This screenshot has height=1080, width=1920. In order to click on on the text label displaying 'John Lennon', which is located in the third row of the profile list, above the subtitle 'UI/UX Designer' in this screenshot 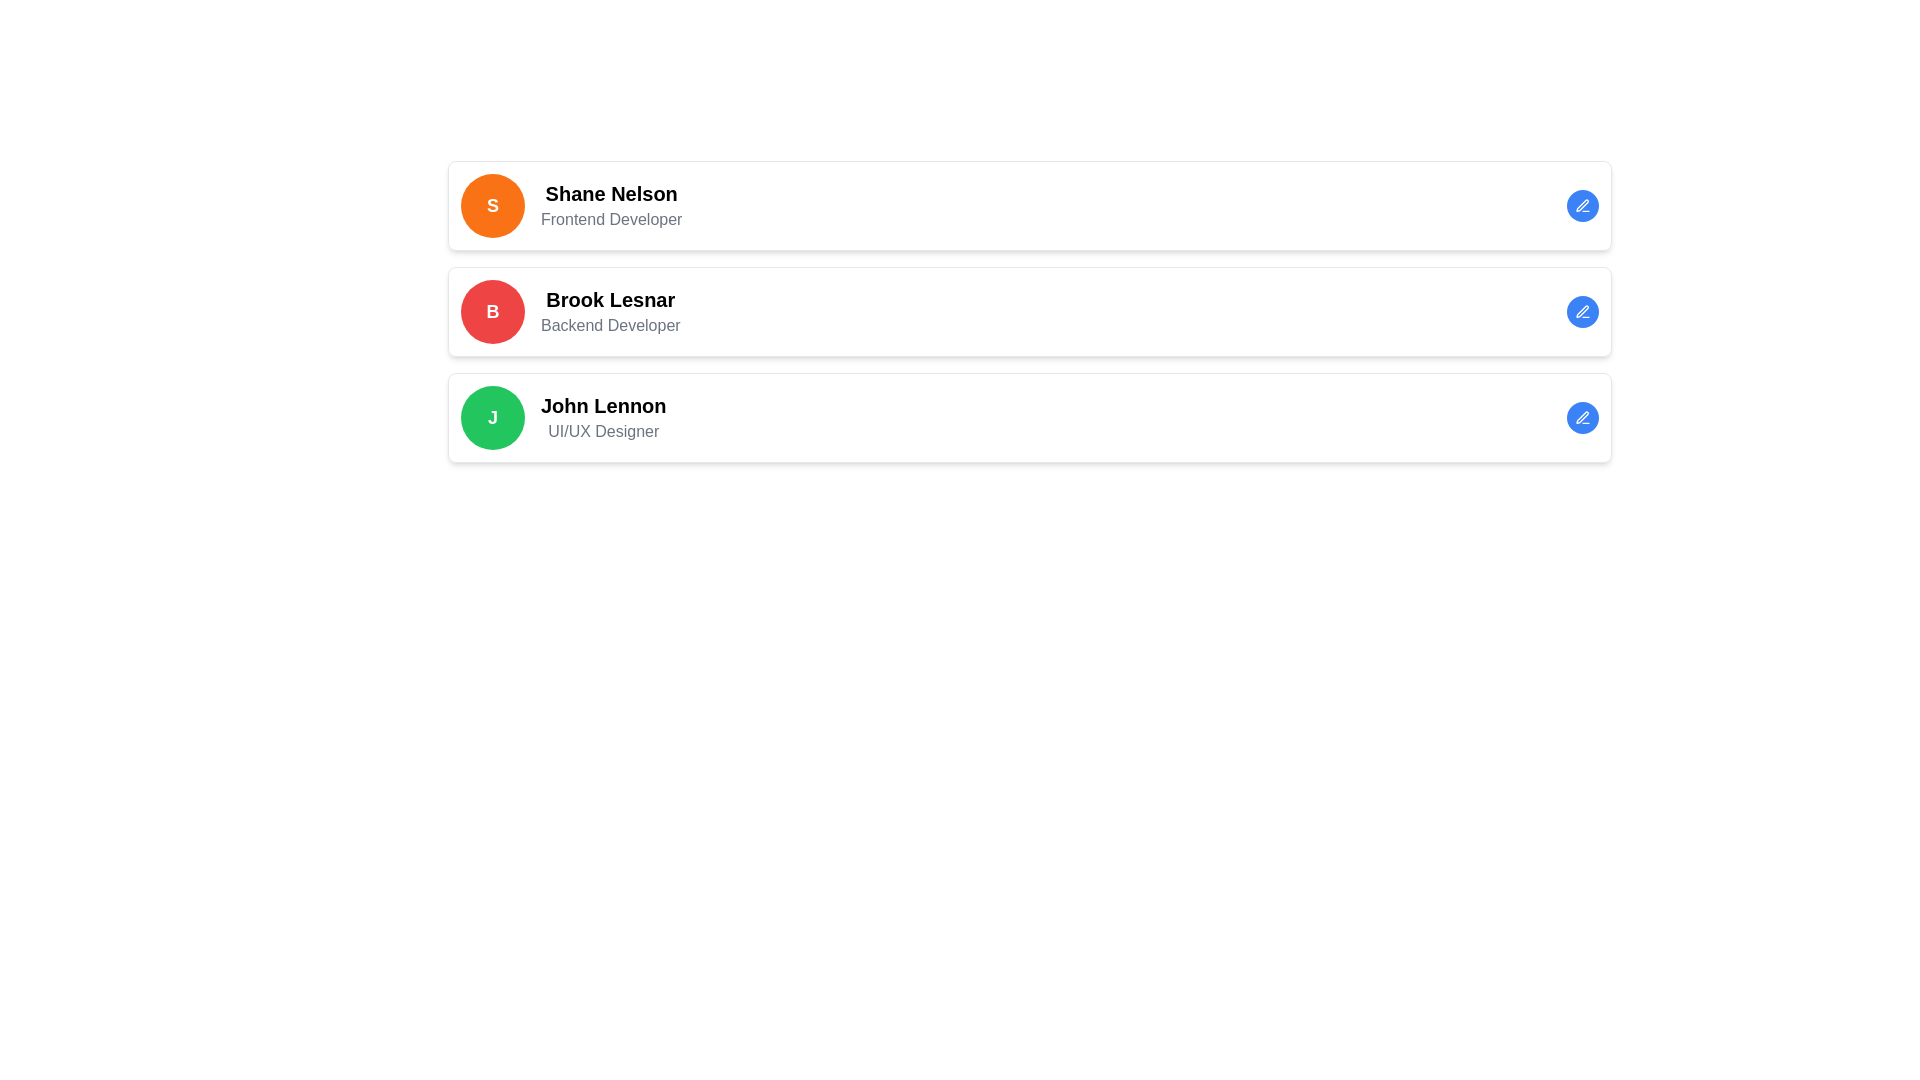, I will do `click(602, 405)`.